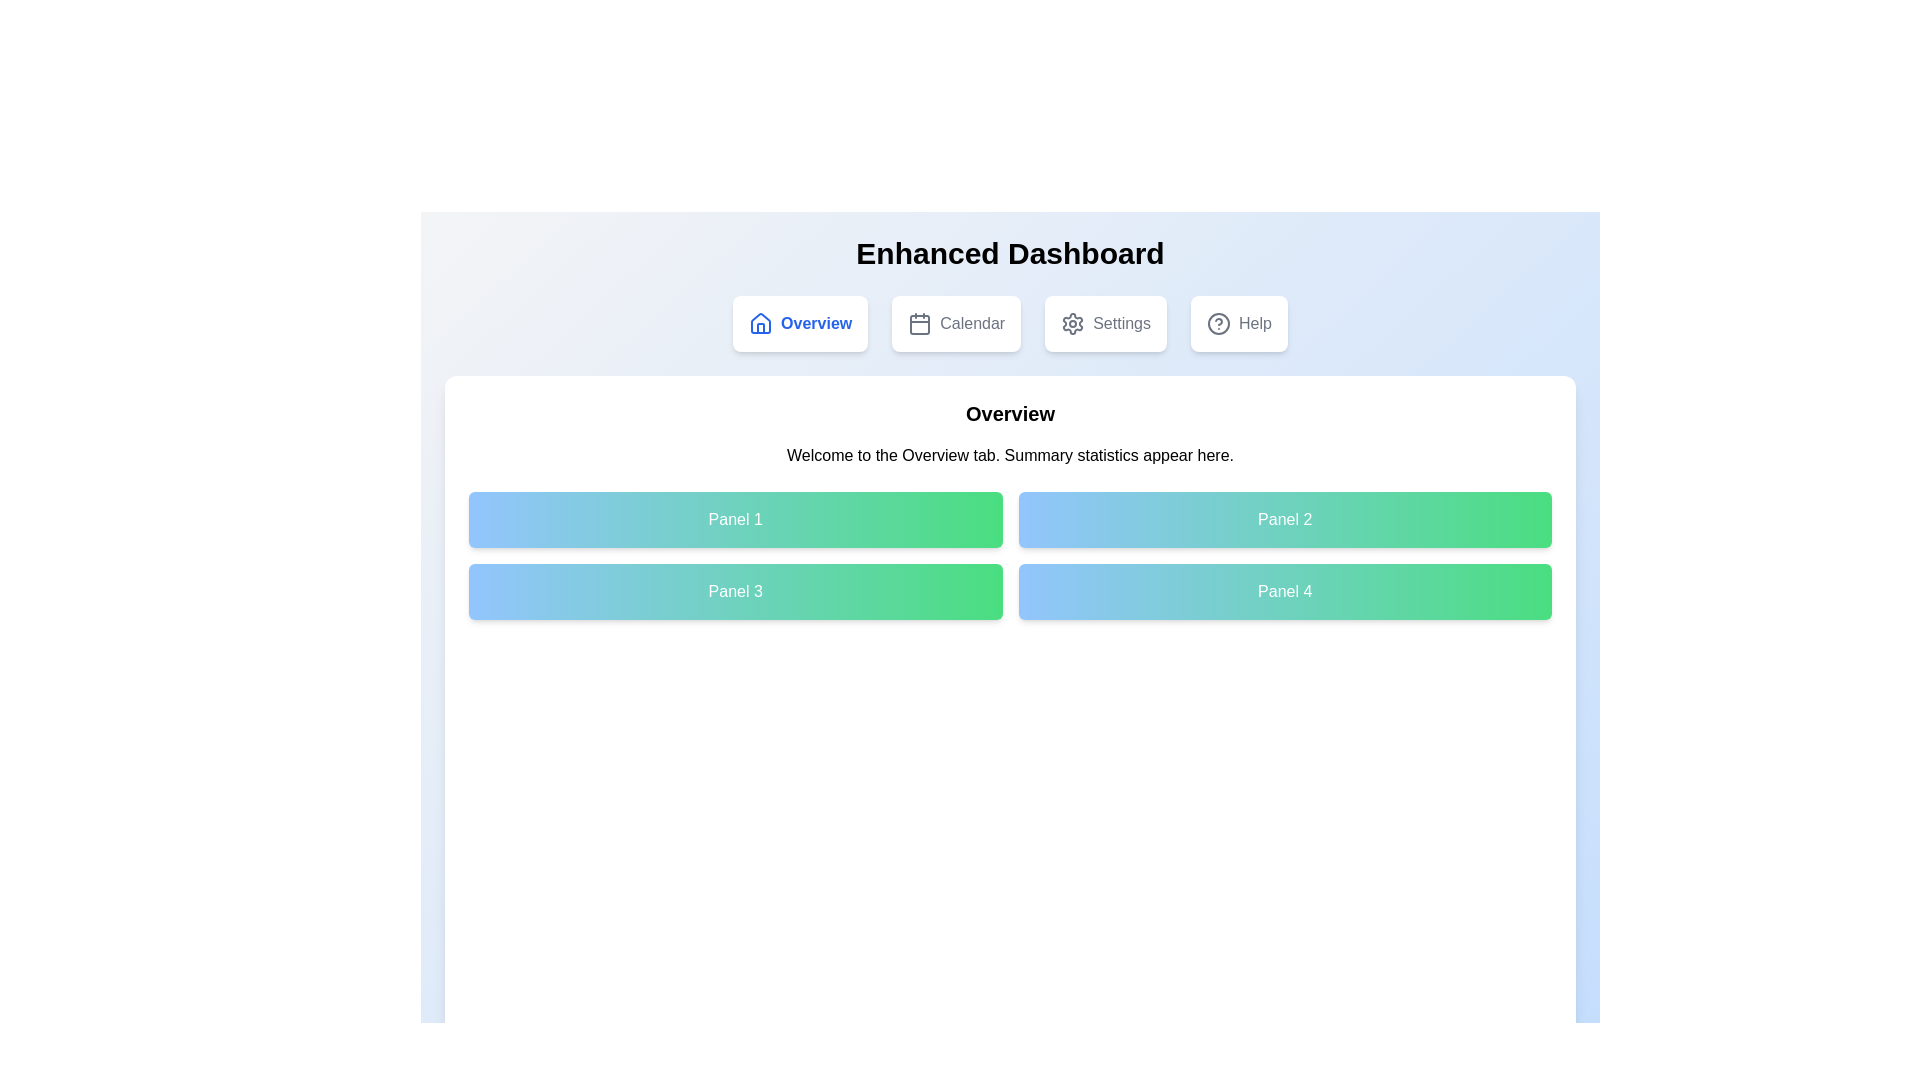 The width and height of the screenshot is (1920, 1080). What do you see at coordinates (1104, 323) in the screenshot?
I see `the Settings tab to explore its content` at bounding box center [1104, 323].